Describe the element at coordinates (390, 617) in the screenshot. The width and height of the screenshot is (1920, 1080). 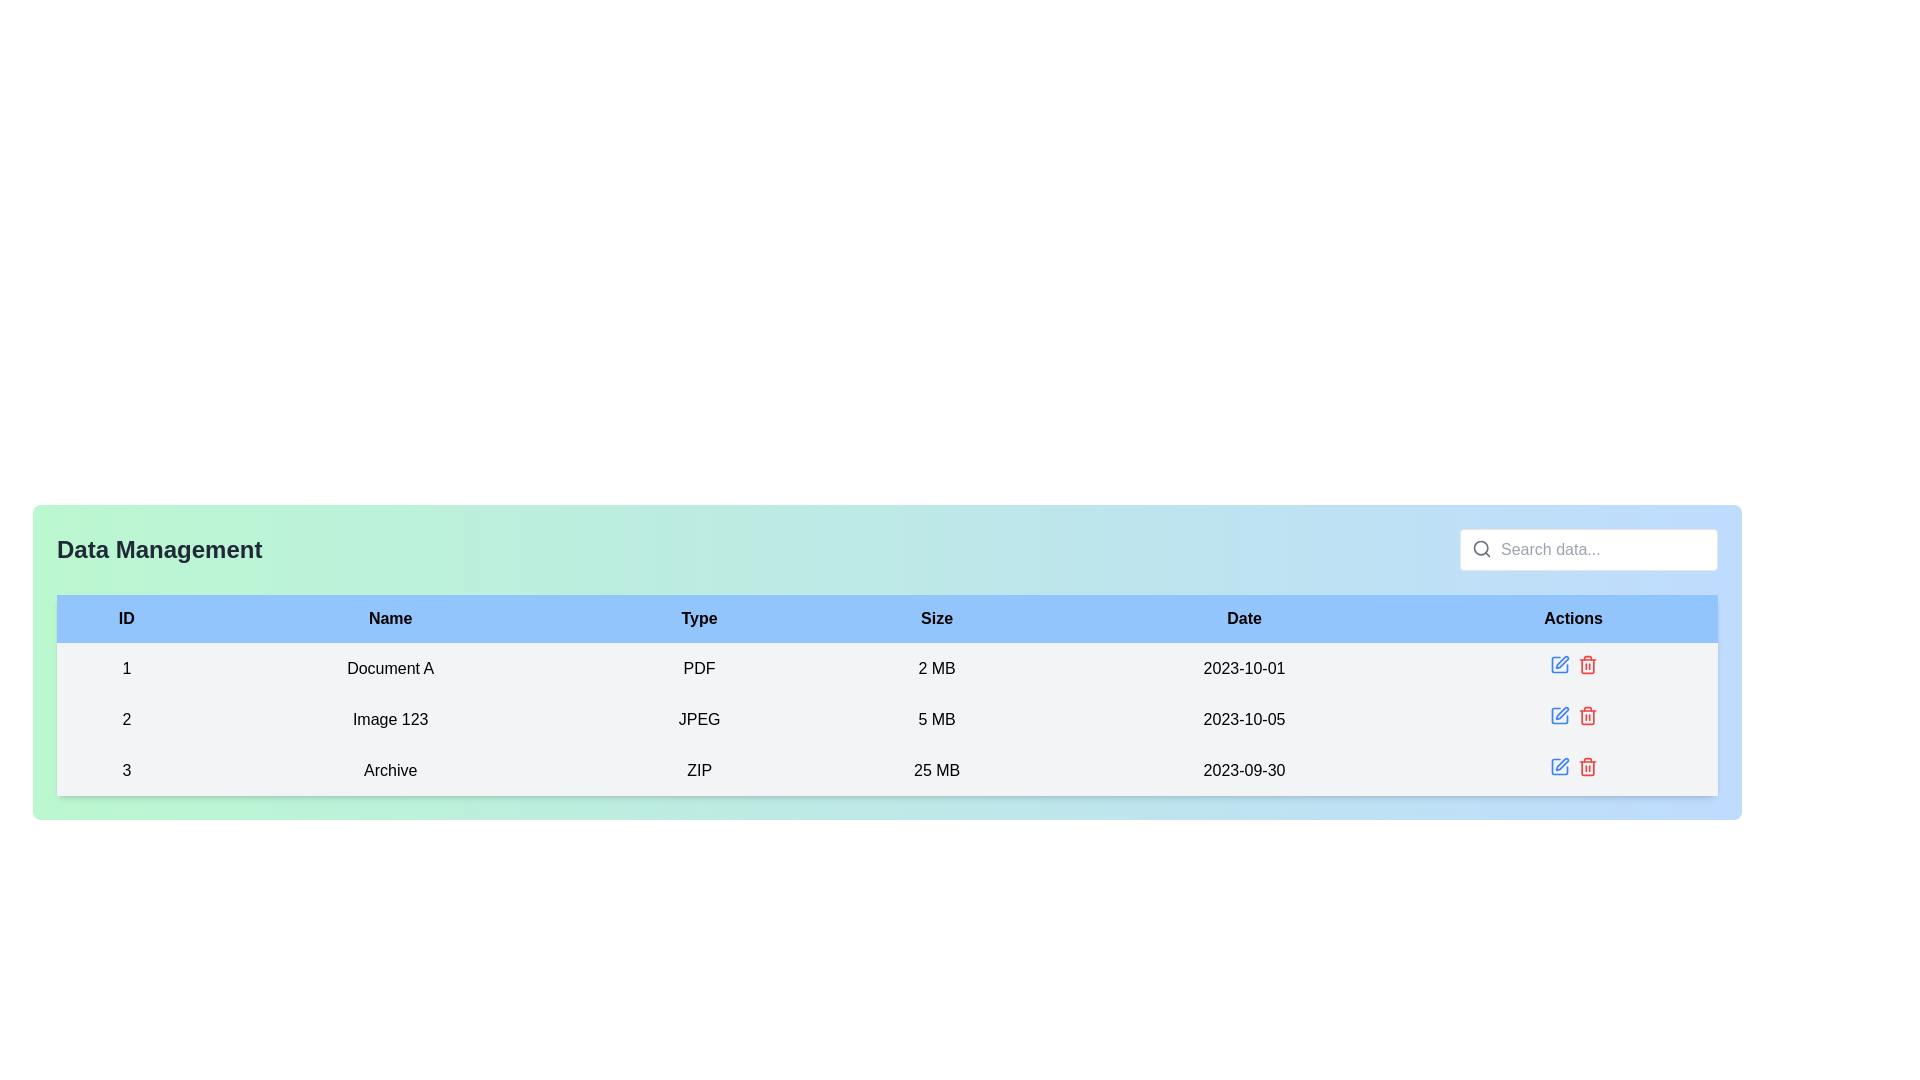
I see `the Table Header Cell that indicates the following column contains names, positioned between the 'ID' and 'Type' headers in the table header row` at that location.